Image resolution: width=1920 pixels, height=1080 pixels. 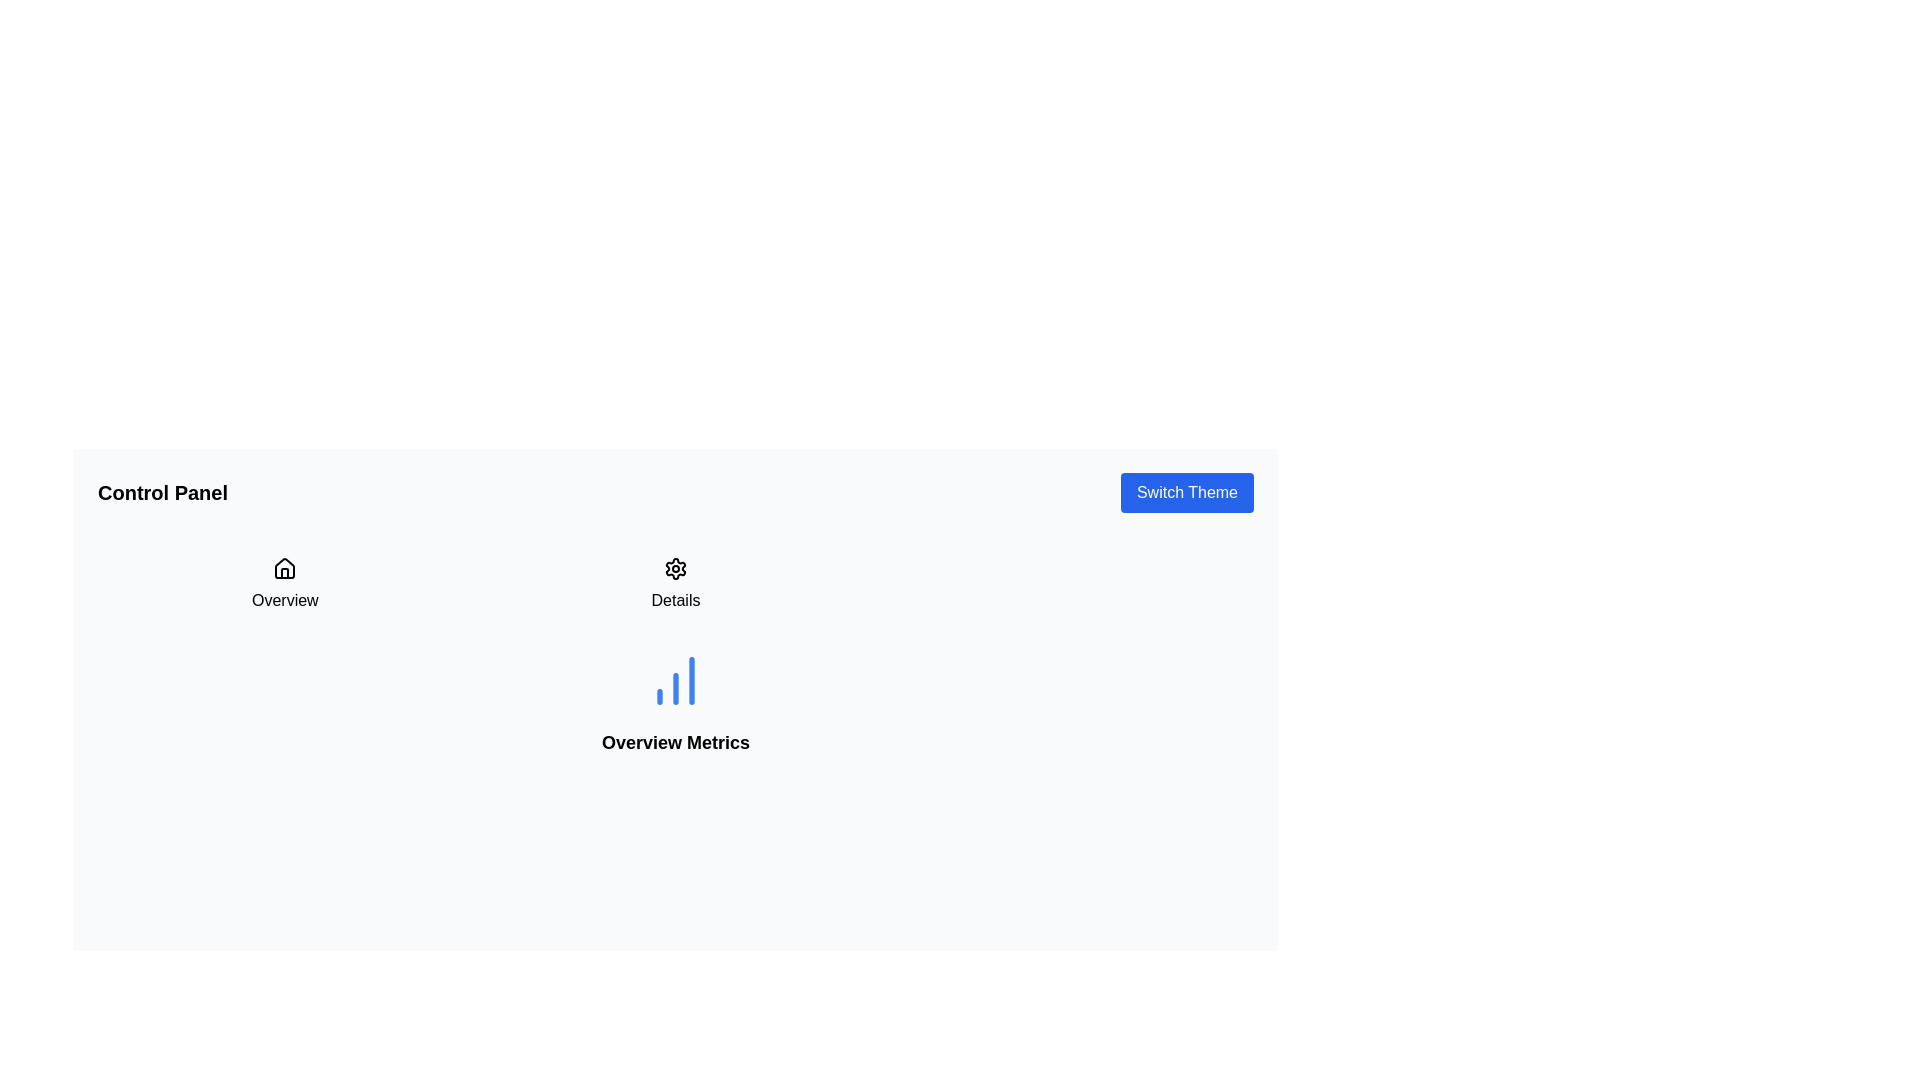 I want to click on the text content of the text label located in the top-left section of the user interface, which serves as a header or title for the current functional area, so click(x=163, y=493).